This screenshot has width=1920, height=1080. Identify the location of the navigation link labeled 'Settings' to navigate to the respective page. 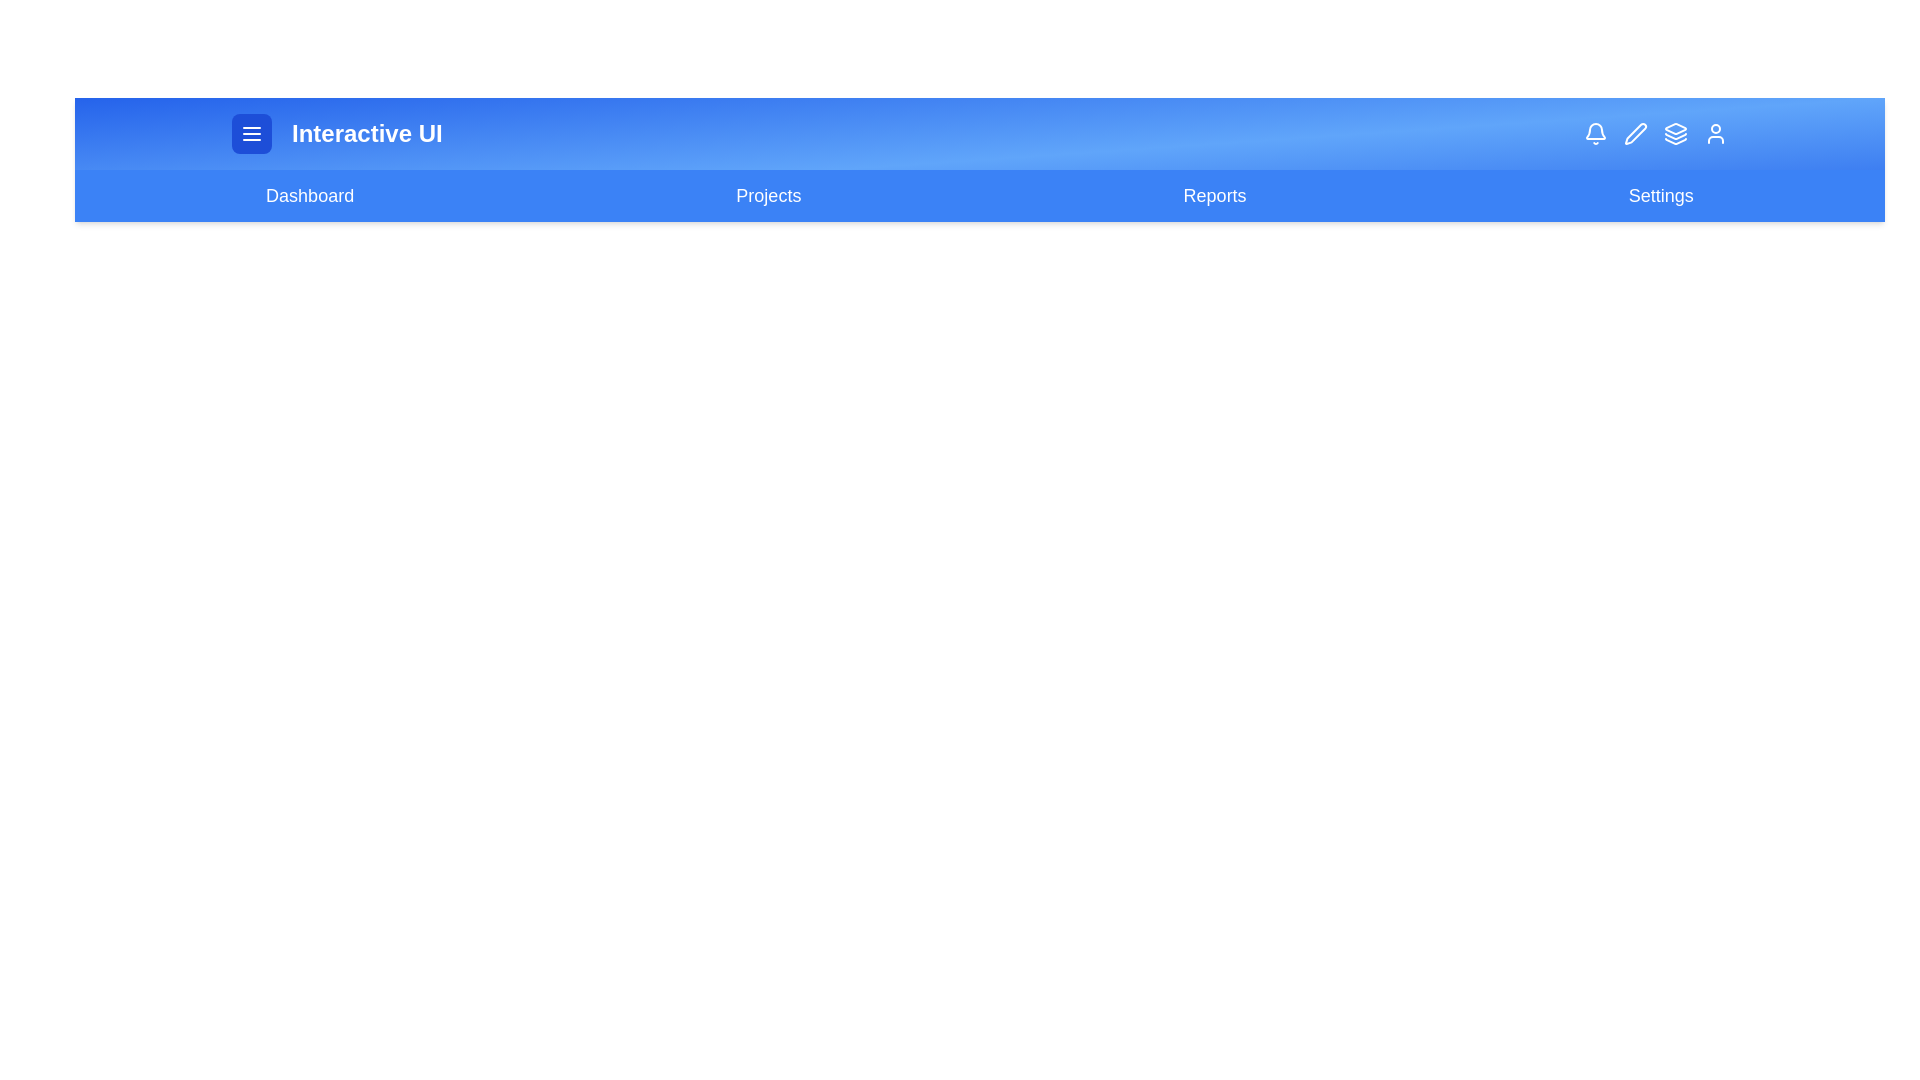
(1660, 196).